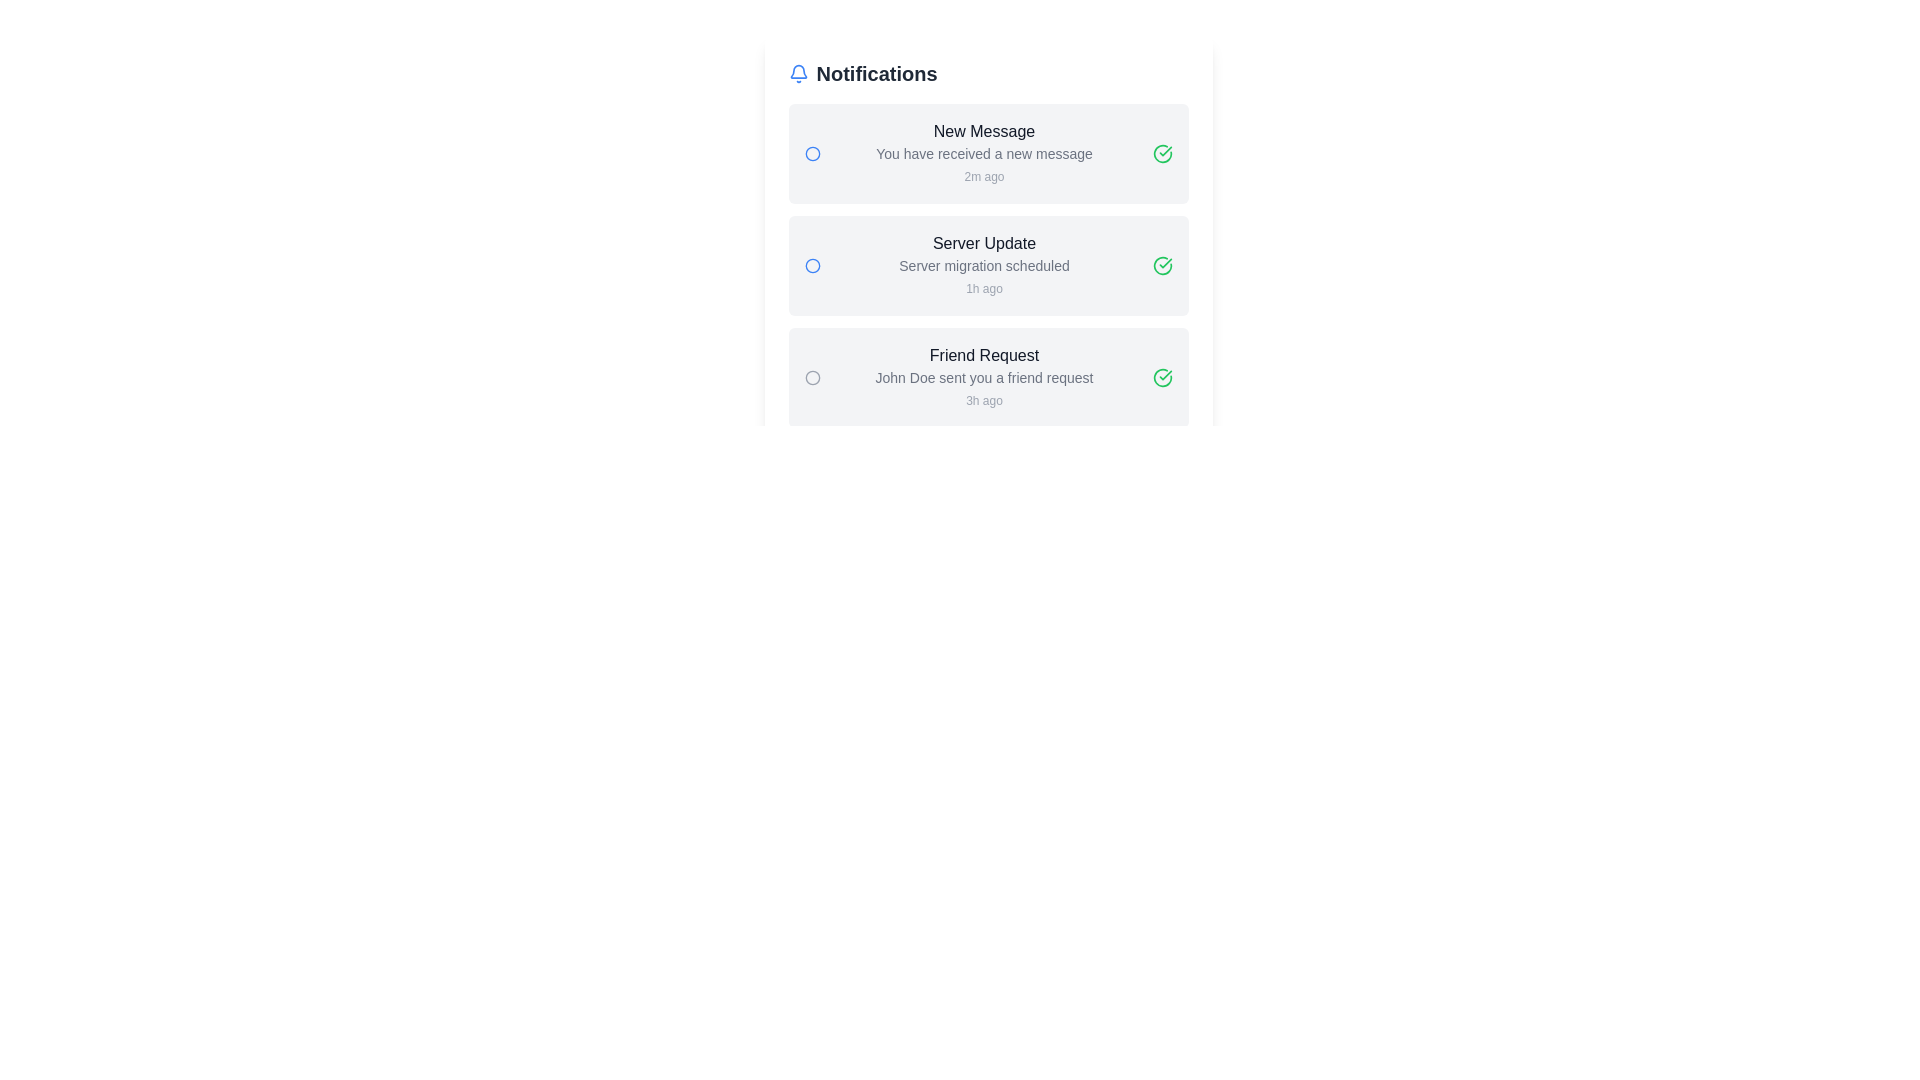 This screenshot has width=1920, height=1080. Describe the element at coordinates (812, 378) in the screenshot. I see `the circular icon with a gray border located at the top-left corner of the 'Friend Request' notification card` at that location.